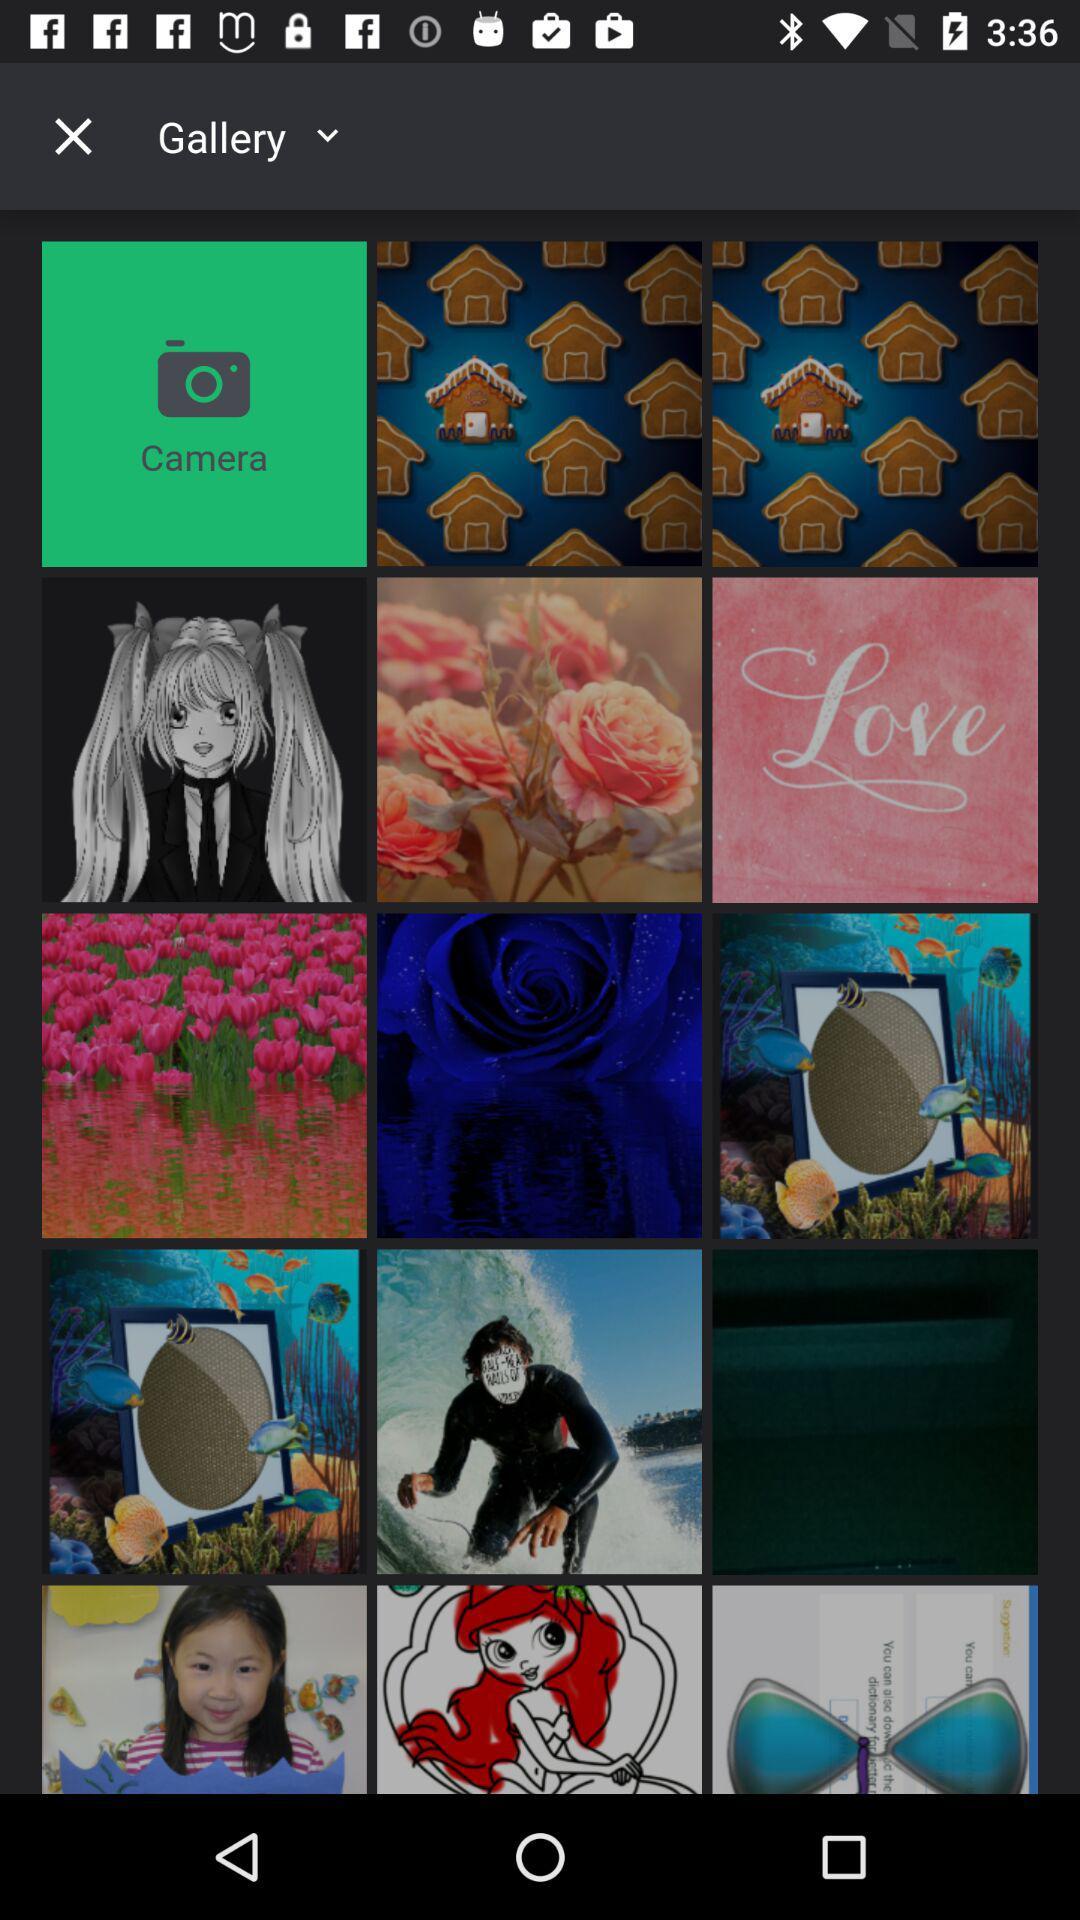 This screenshot has width=1080, height=1920. I want to click on the icon above camera, so click(72, 135).